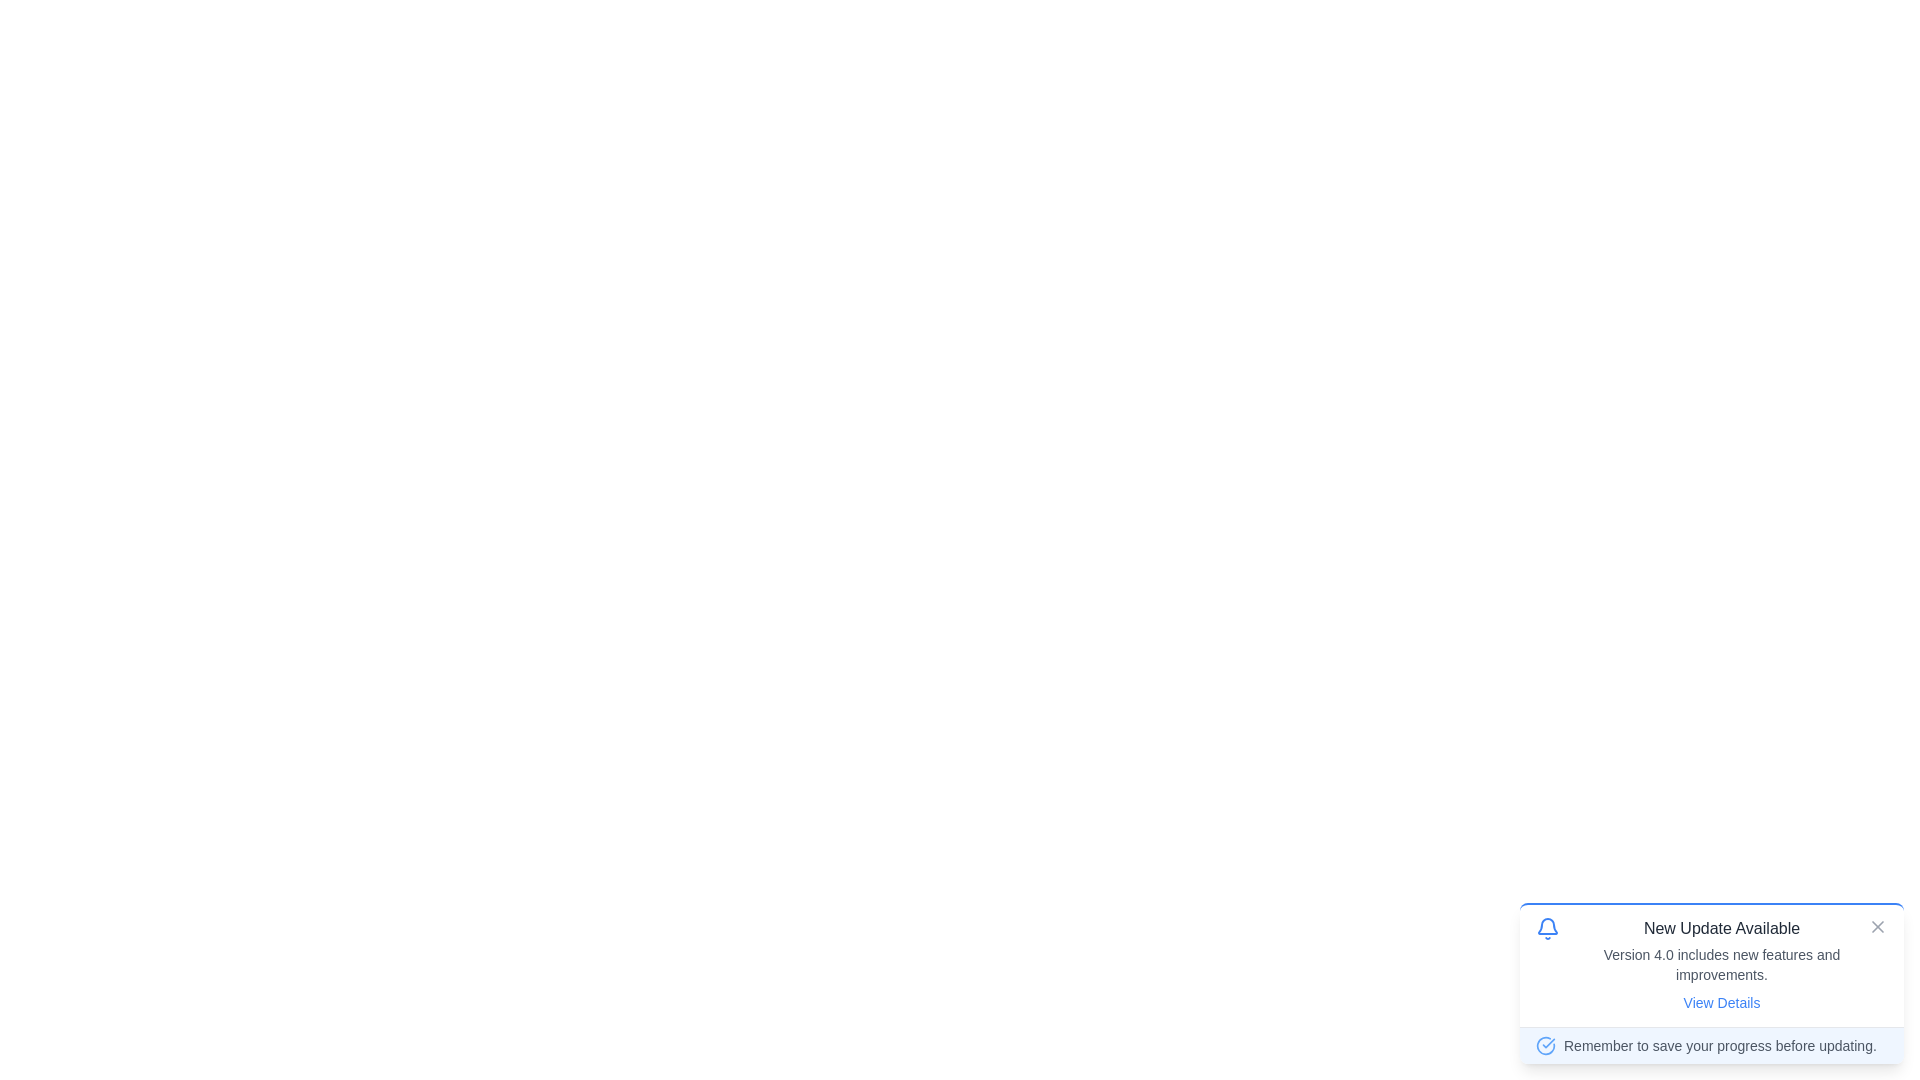 The image size is (1920, 1080). I want to click on the blue notification bell icon located at the top-left corner of the notification banner, so click(1547, 929).